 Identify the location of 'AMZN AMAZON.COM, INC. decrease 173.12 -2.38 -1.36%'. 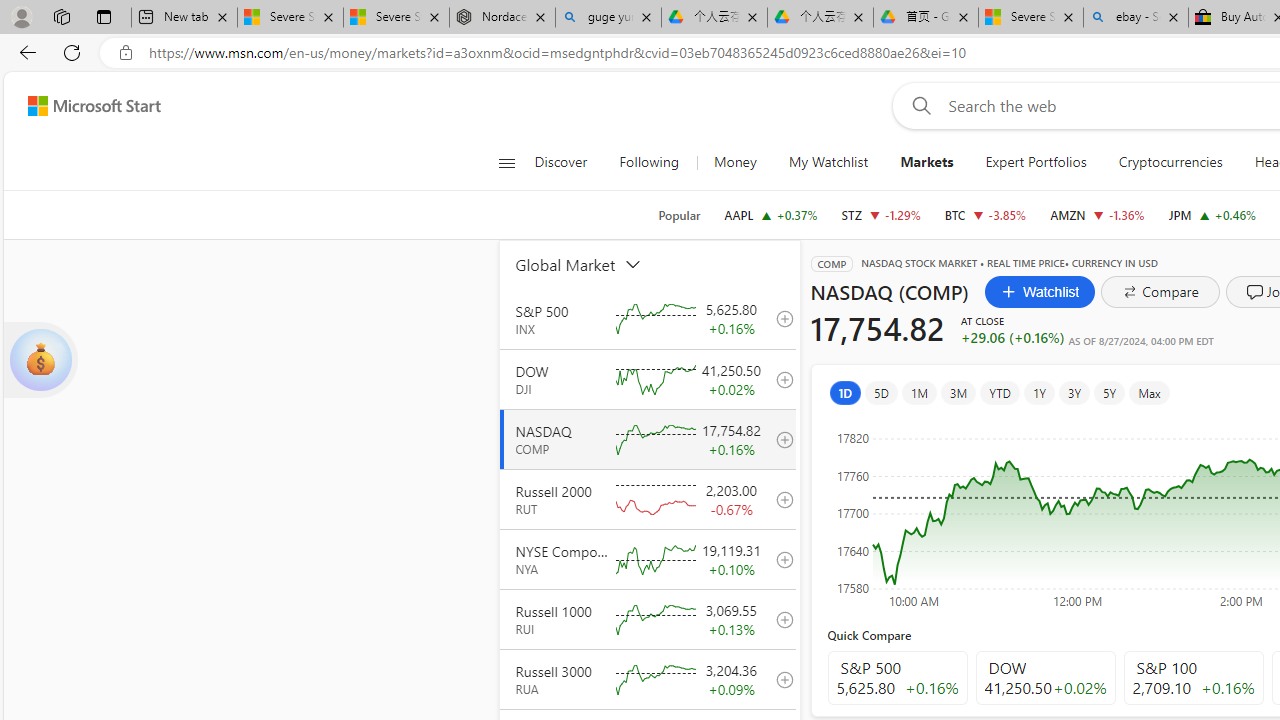
(1096, 214).